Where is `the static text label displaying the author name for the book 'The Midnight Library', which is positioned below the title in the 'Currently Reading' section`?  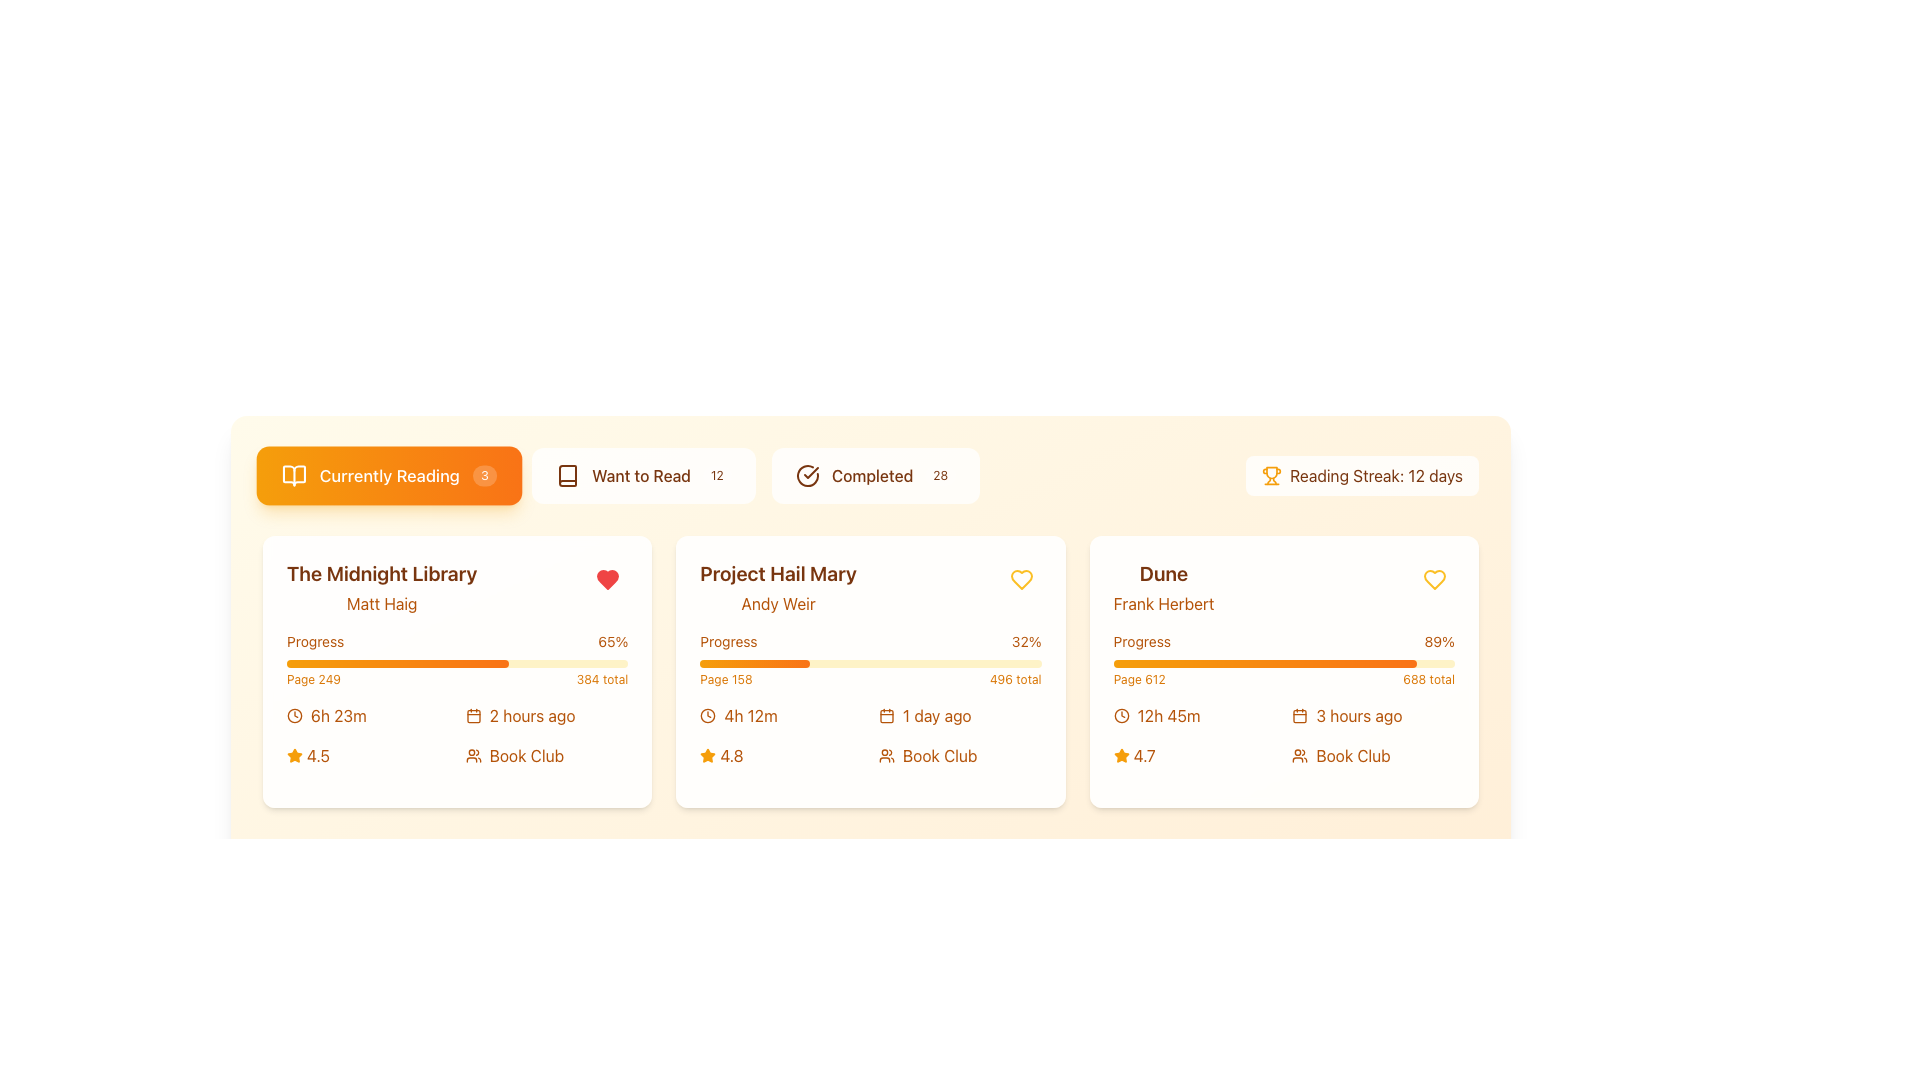 the static text label displaying the author name for the book 'The Midnight Library', which is positioned below the title in the 'Currently Reading' section is located at coordinates (382, 603).